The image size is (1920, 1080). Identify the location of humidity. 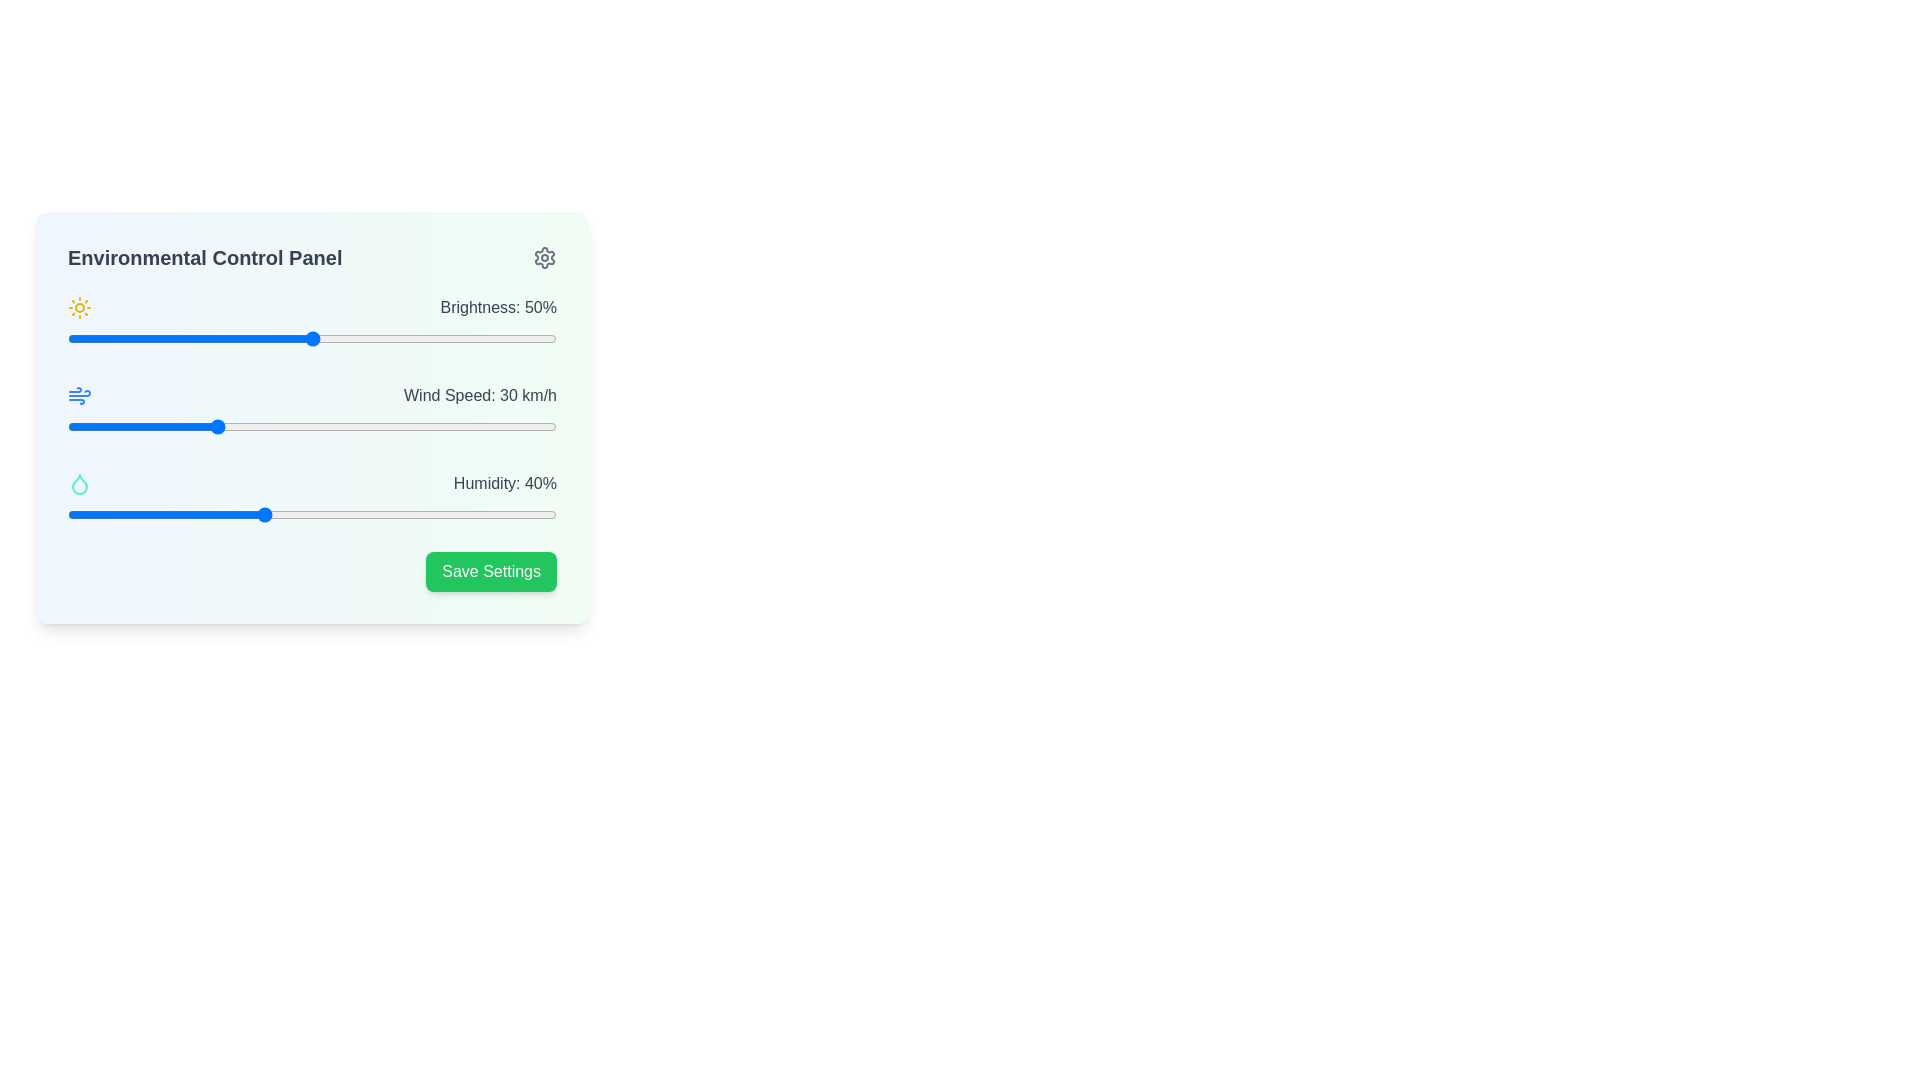
(488, 514).